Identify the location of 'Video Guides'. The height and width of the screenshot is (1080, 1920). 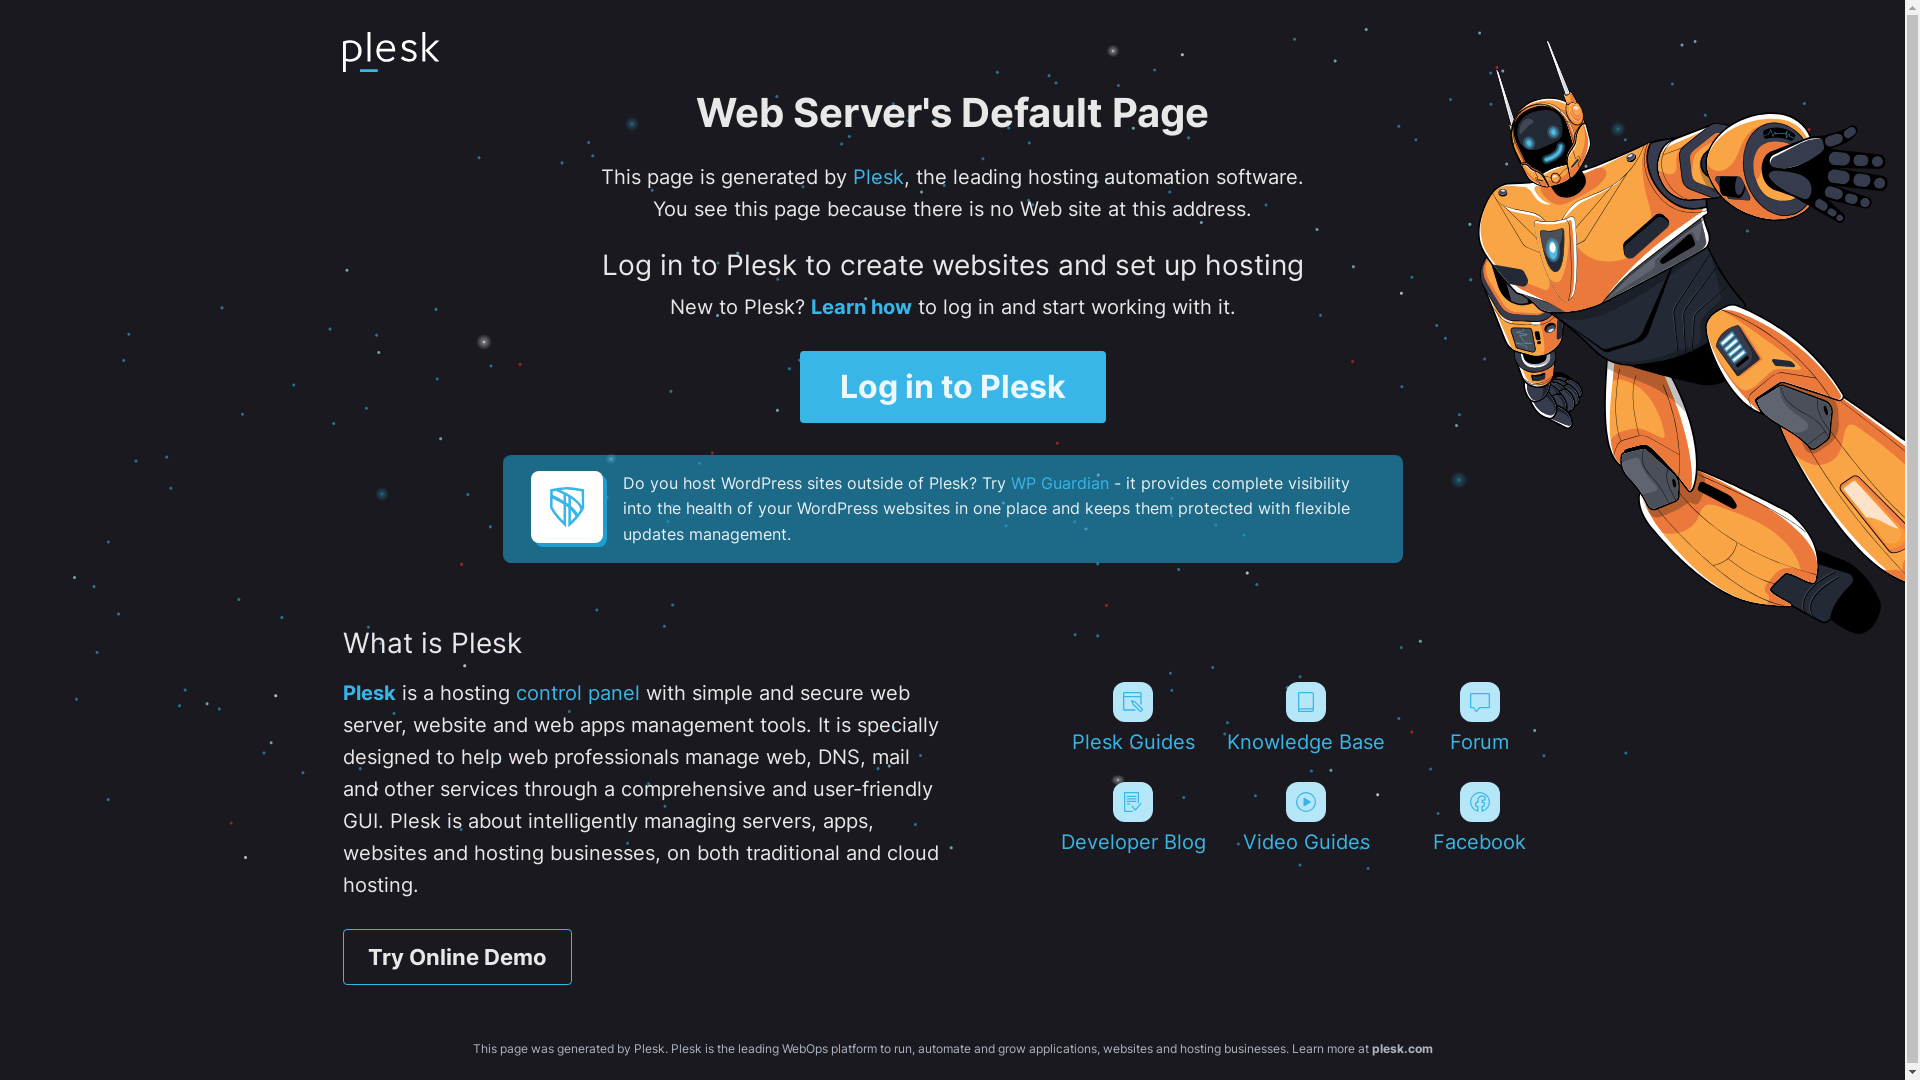
(1223, 817).